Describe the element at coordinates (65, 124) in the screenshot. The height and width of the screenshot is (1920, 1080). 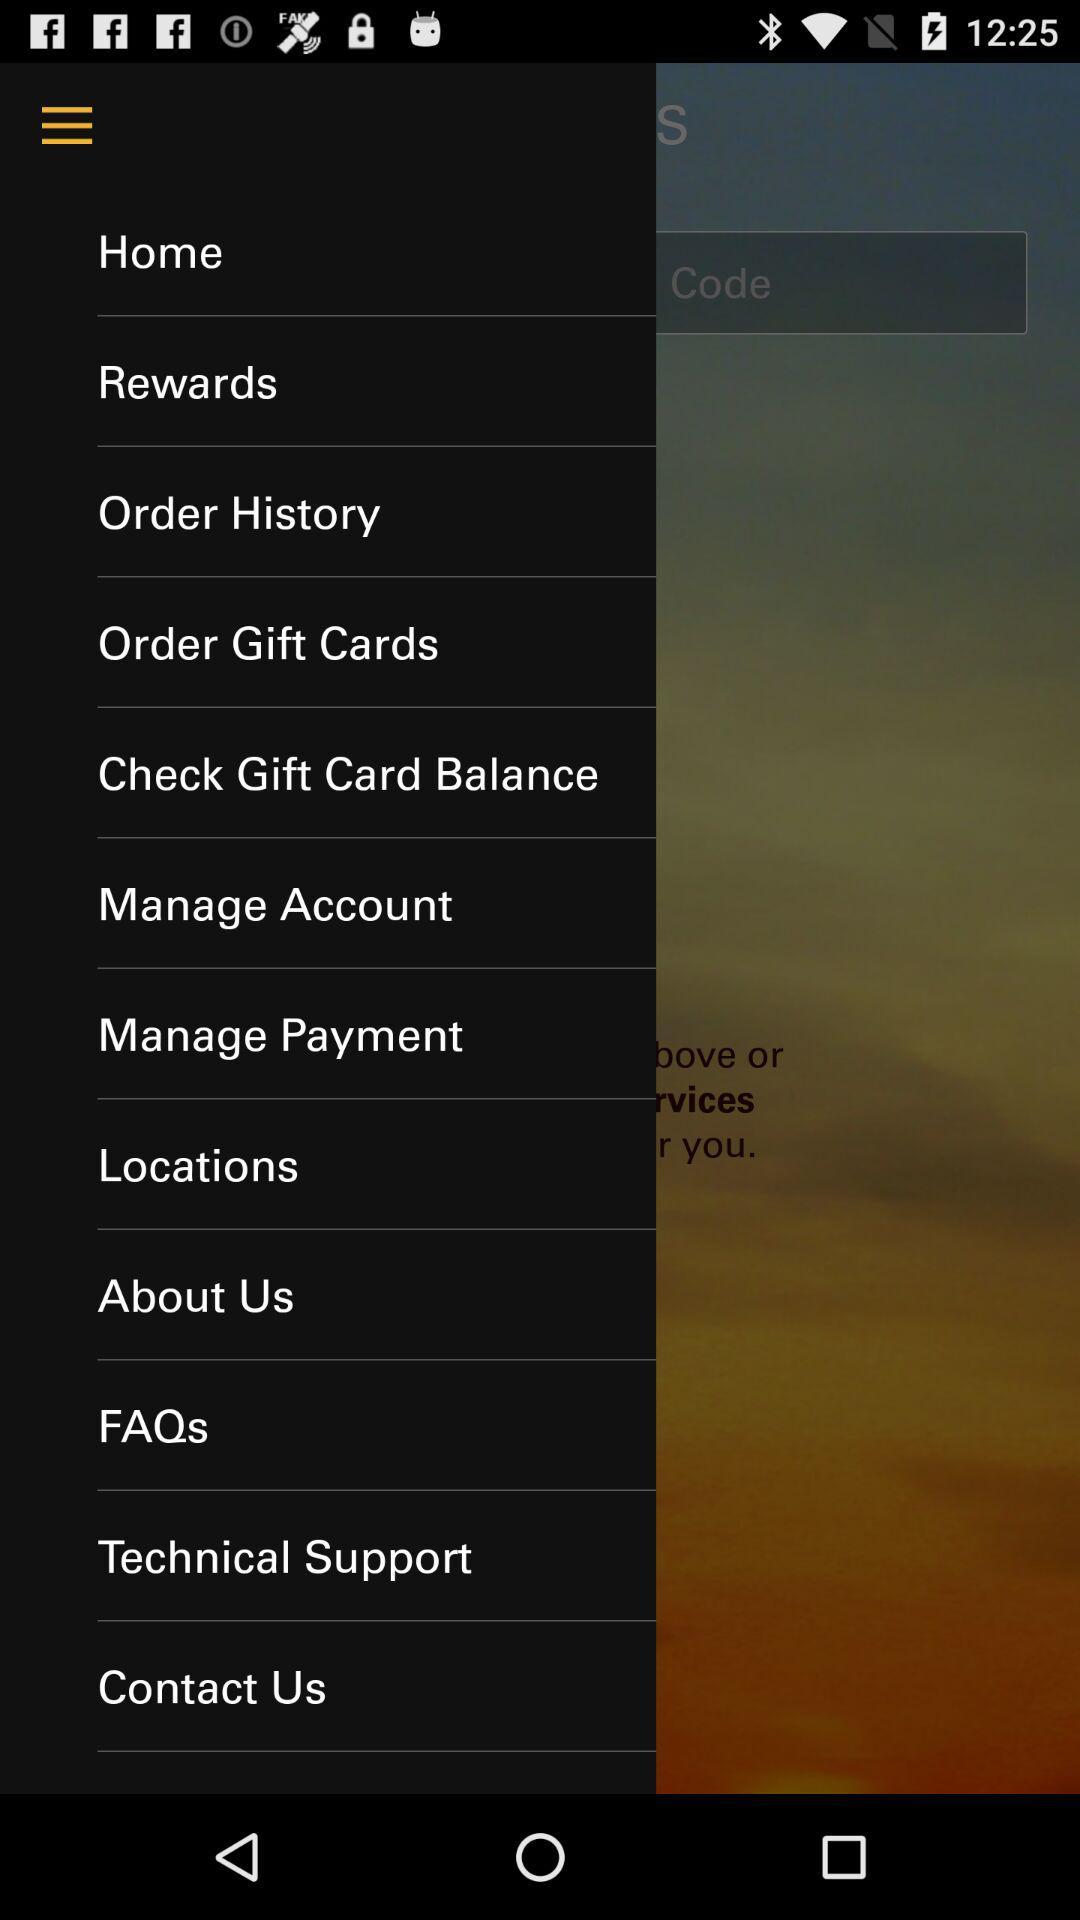
I see `menu icon` at that location.